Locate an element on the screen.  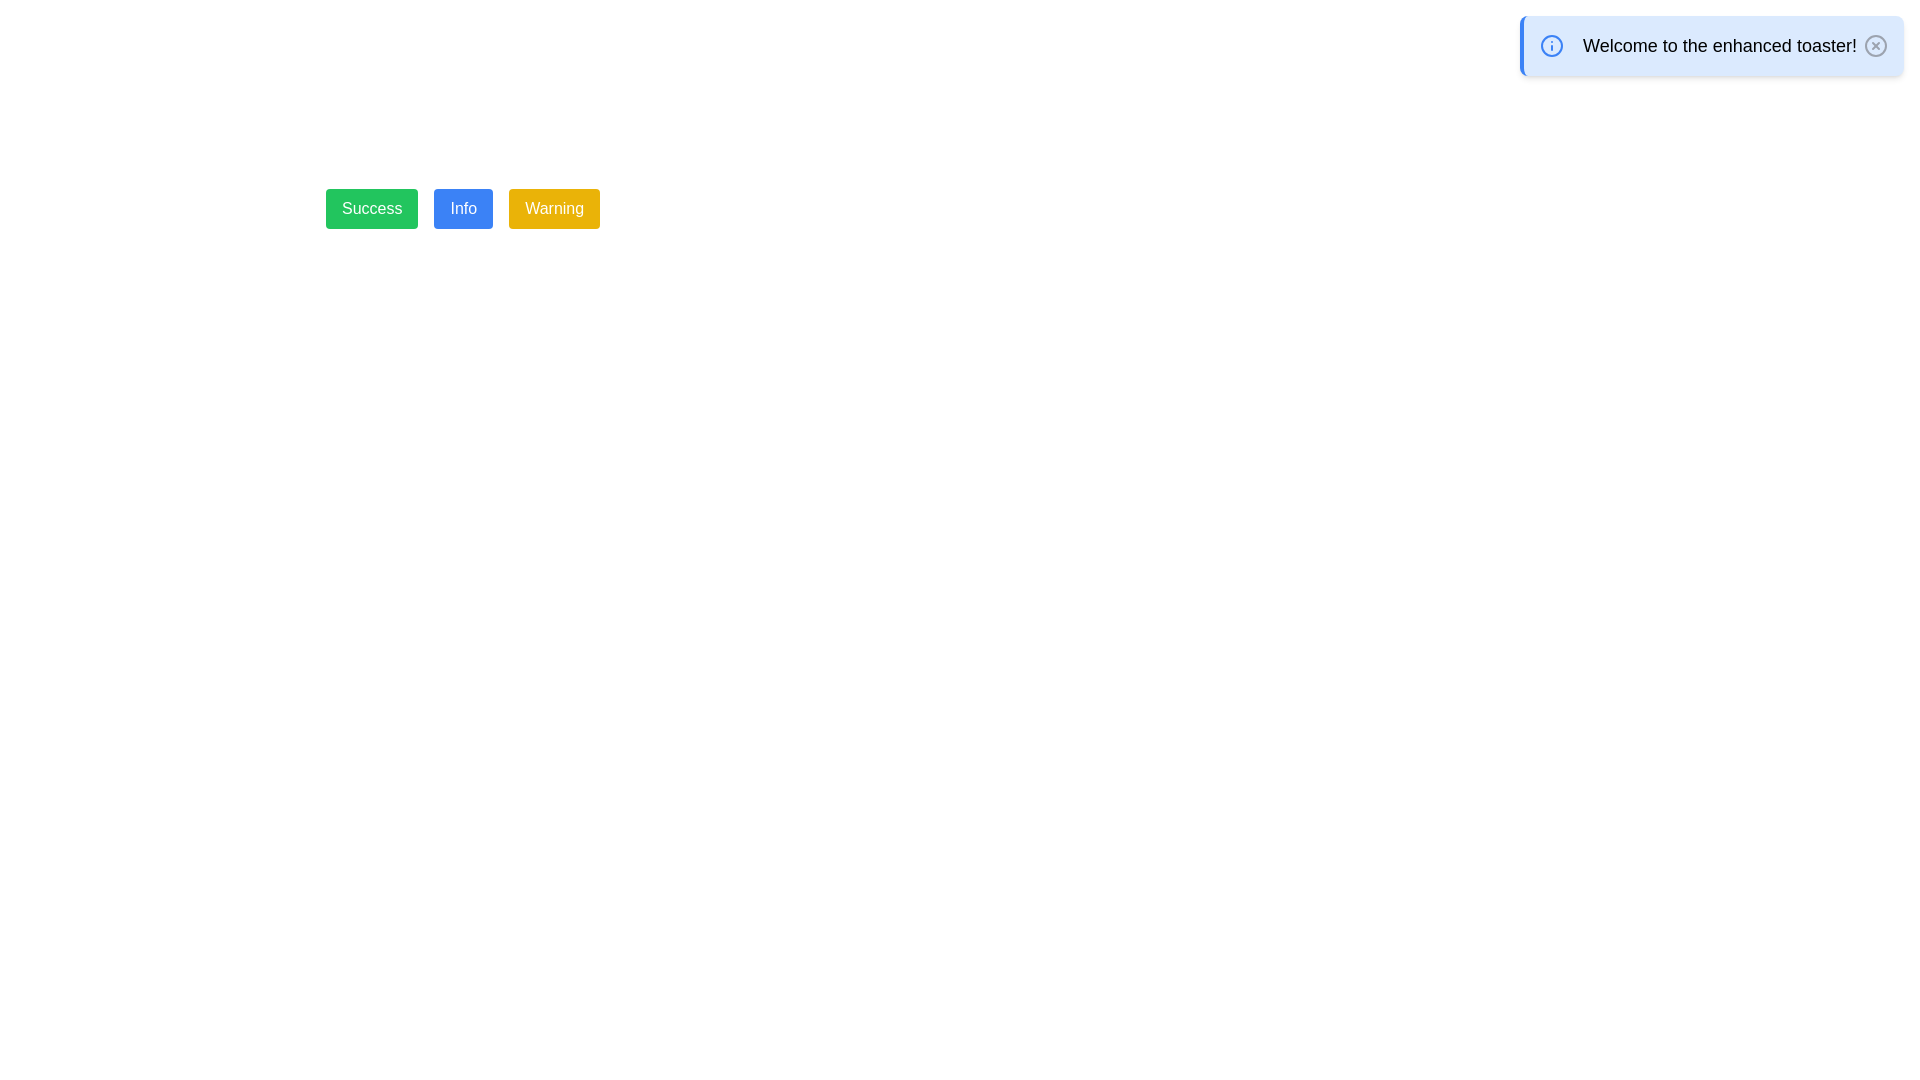
the center button located between the 'Success' button on the left and the 'Warning' button on the right is located at coordinates (462, 208).